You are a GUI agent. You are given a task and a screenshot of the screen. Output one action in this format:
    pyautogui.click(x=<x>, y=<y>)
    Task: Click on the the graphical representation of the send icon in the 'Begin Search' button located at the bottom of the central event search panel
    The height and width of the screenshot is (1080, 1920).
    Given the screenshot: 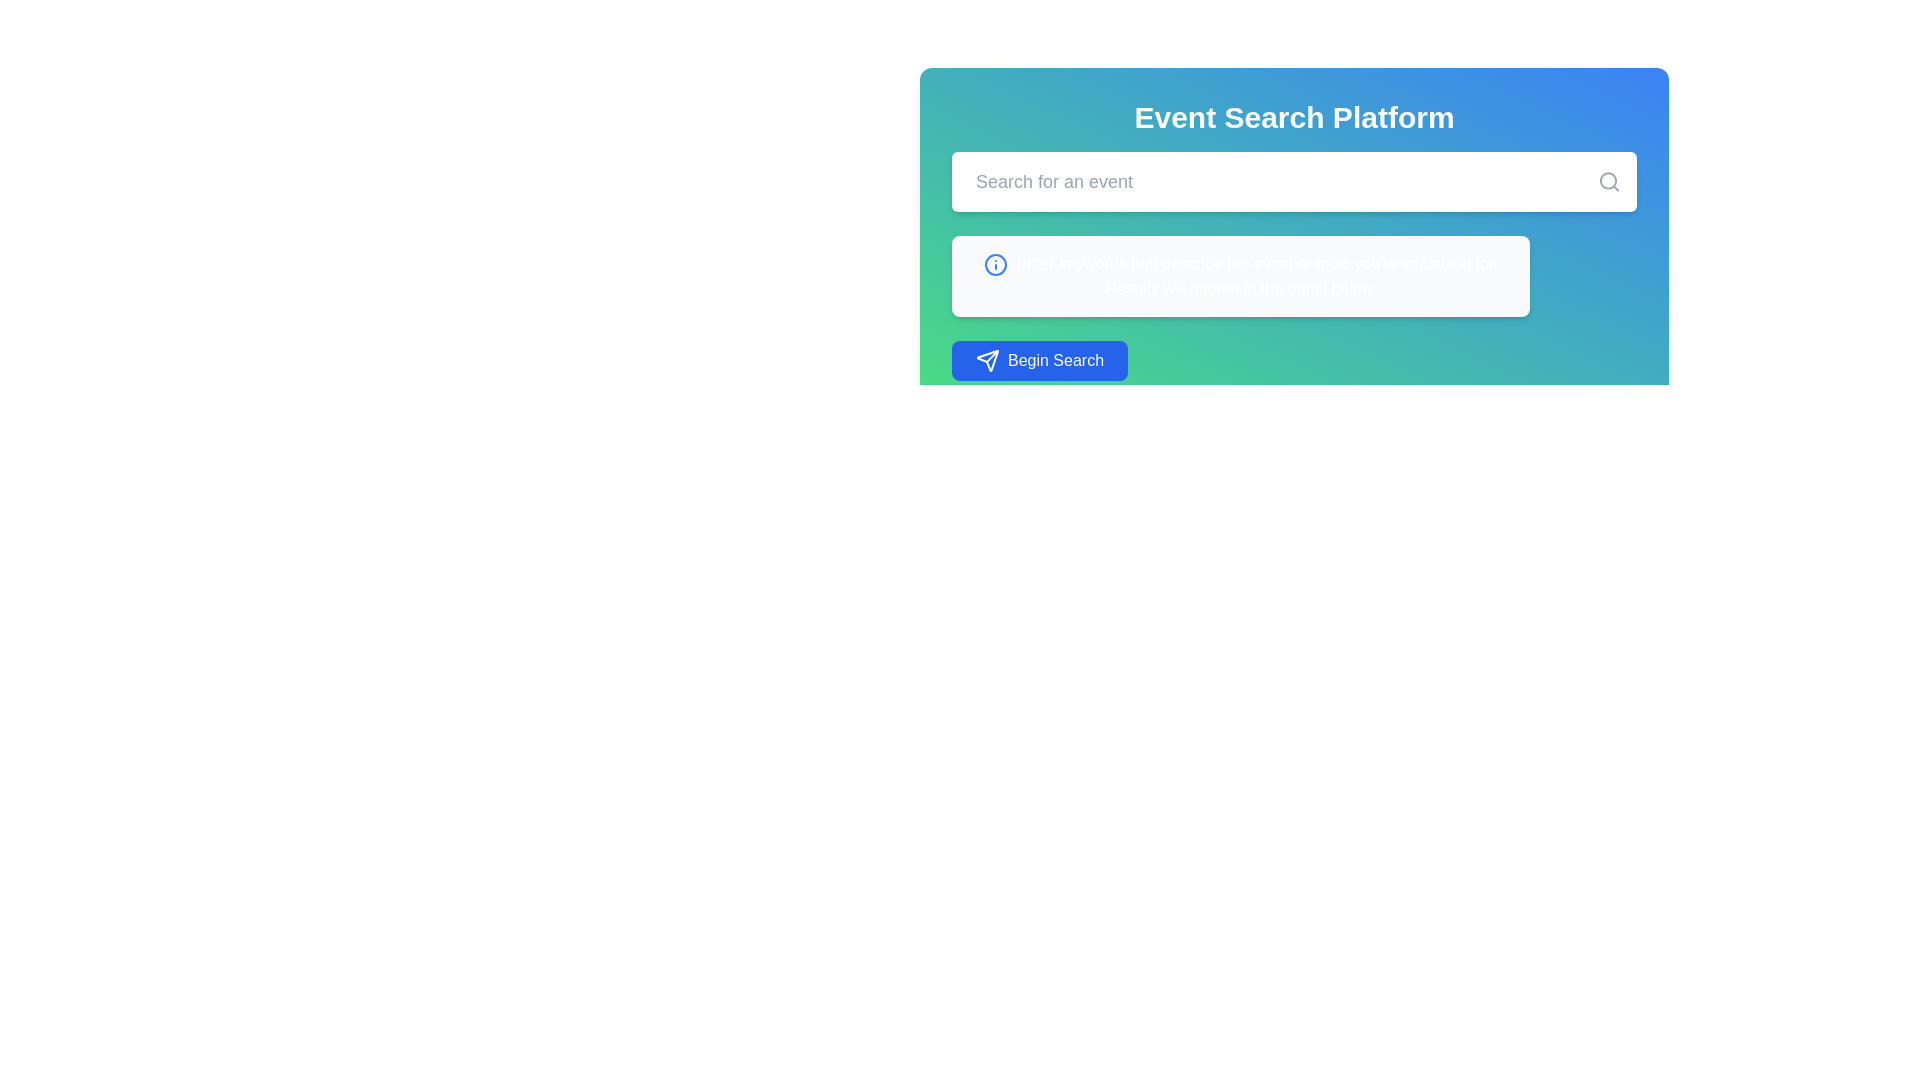 What is the action you would take?
    pyautogui.click(x=988, y=360)
    